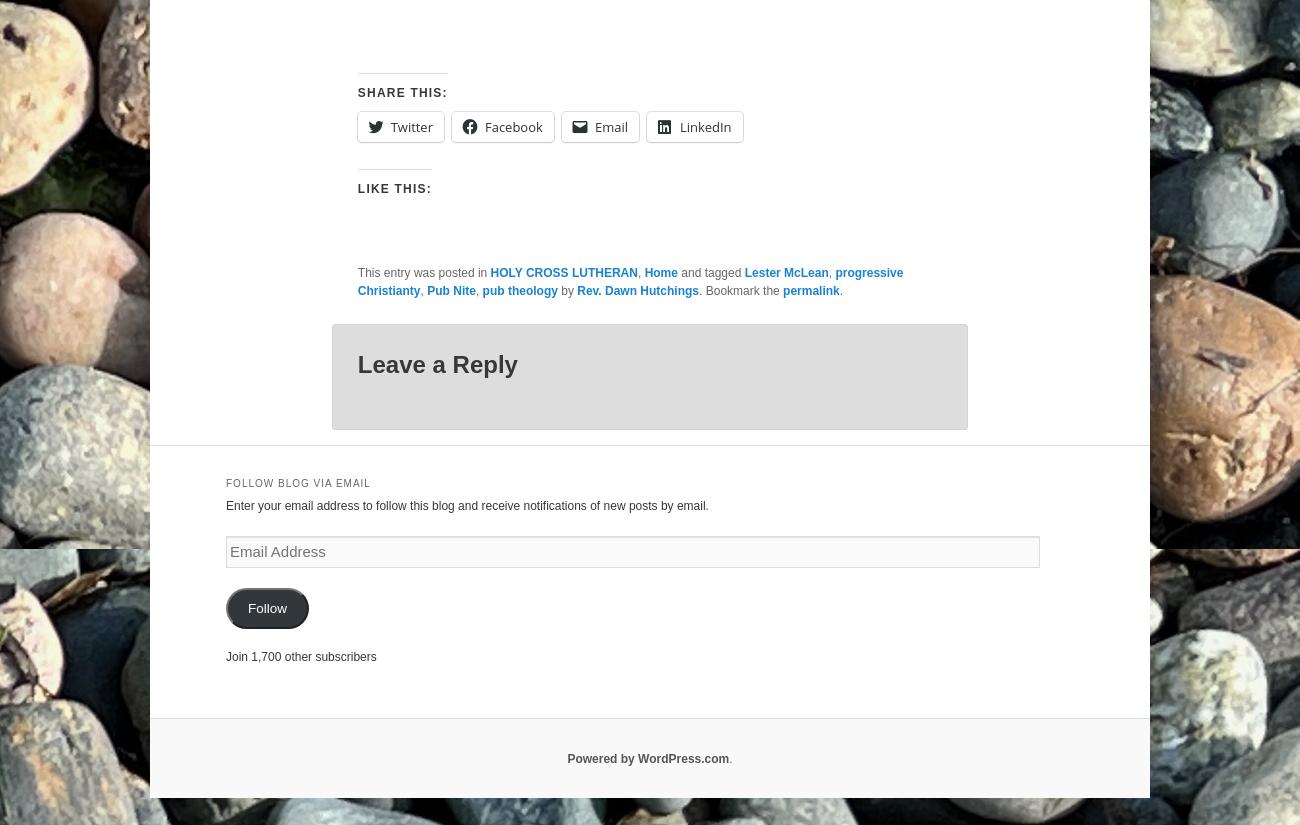  What do you see at coordinates (465, 504) in the screenshot?
I see `'Enter your email address to follow this blog and receive notifications of new posts by email.'` at bounding box center [465, 504].